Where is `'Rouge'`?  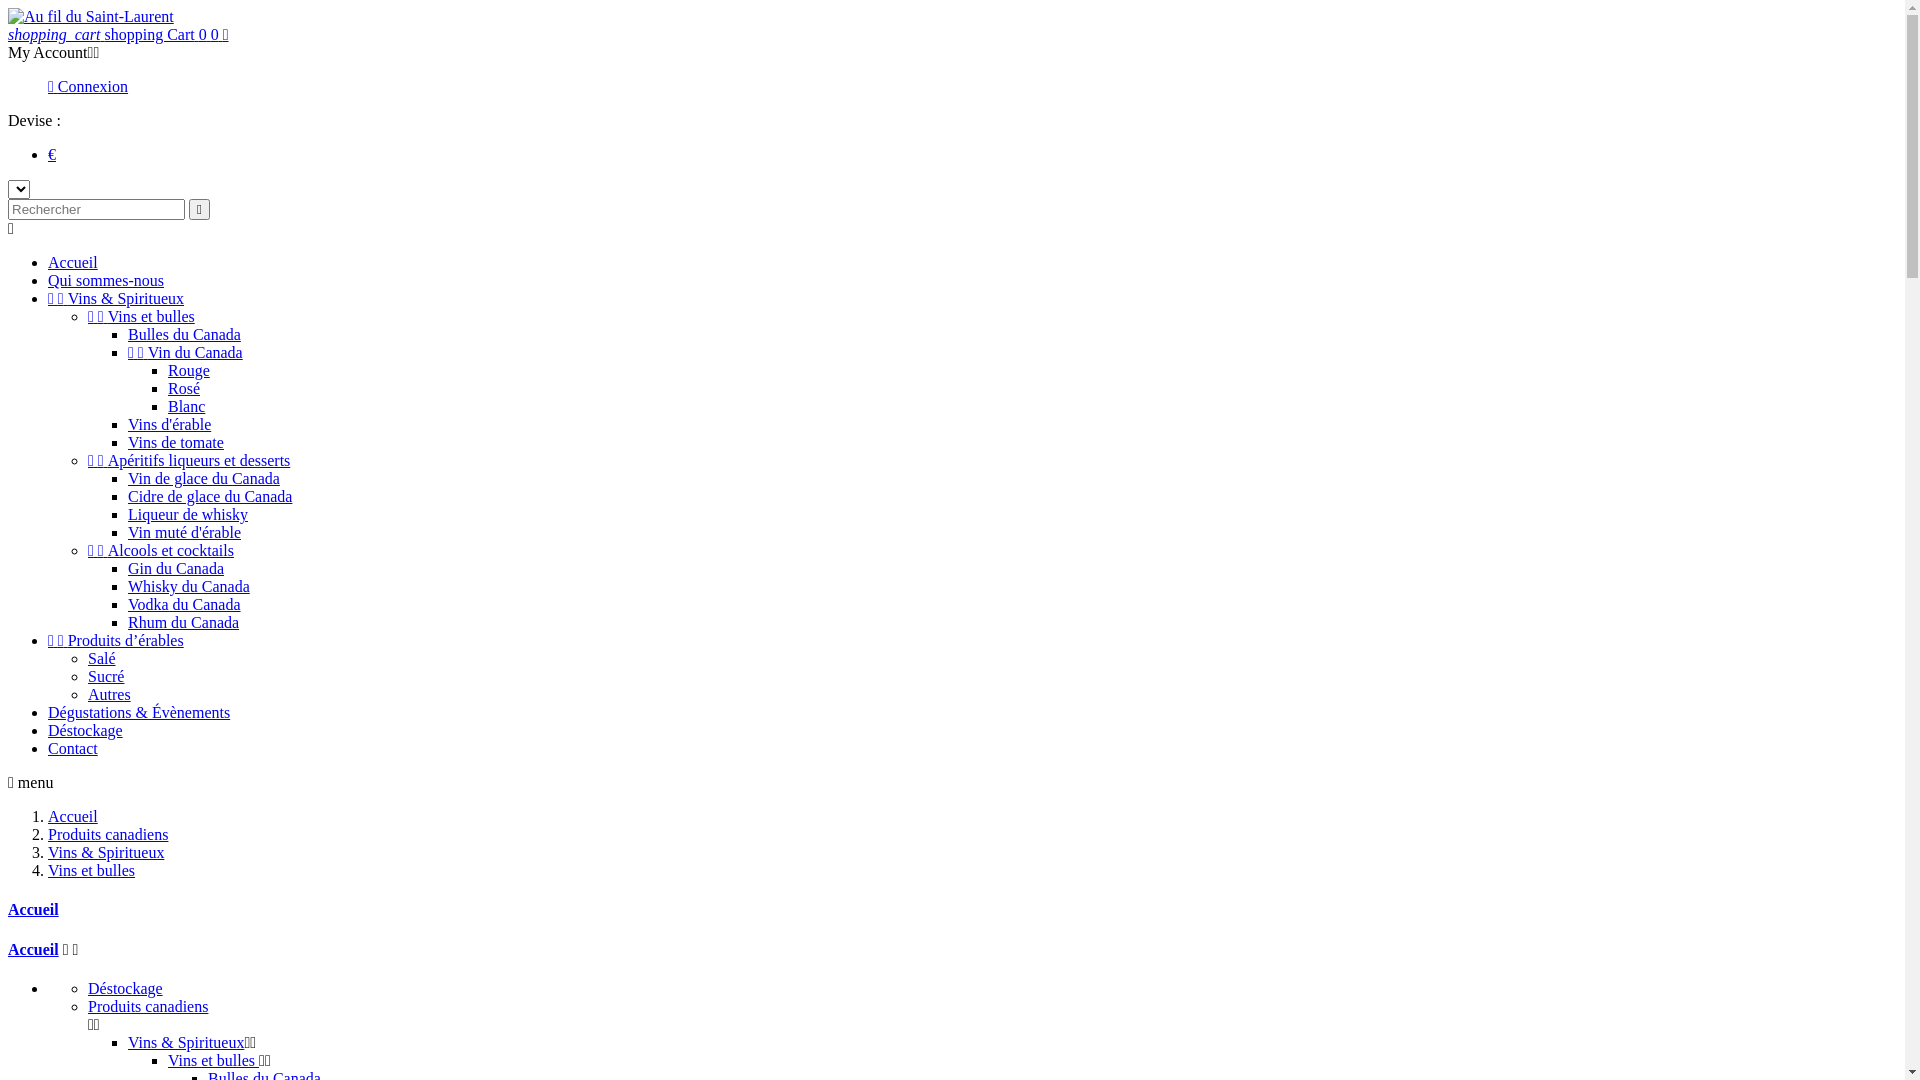
'Rouge' is located at coordinates (188, 370).